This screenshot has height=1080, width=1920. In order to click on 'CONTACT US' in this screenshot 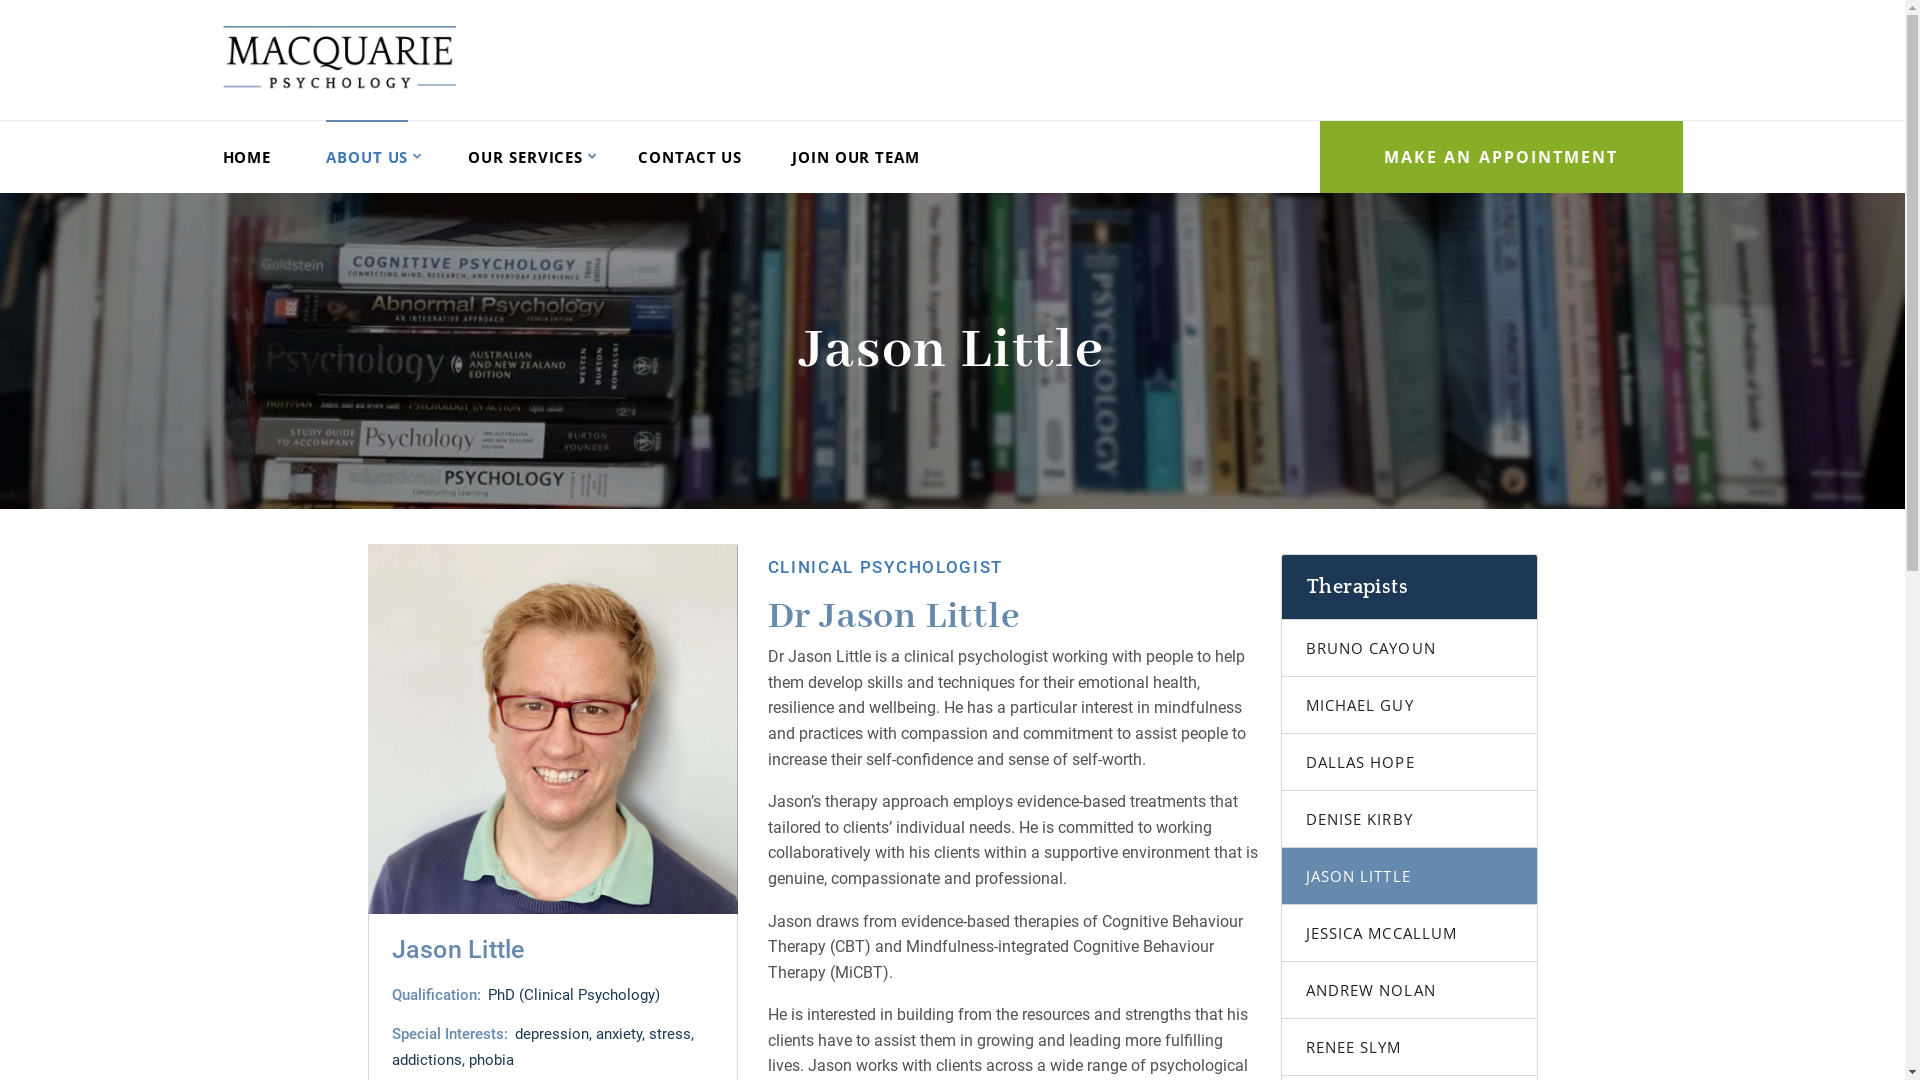, I will do `click(690, 156)`.